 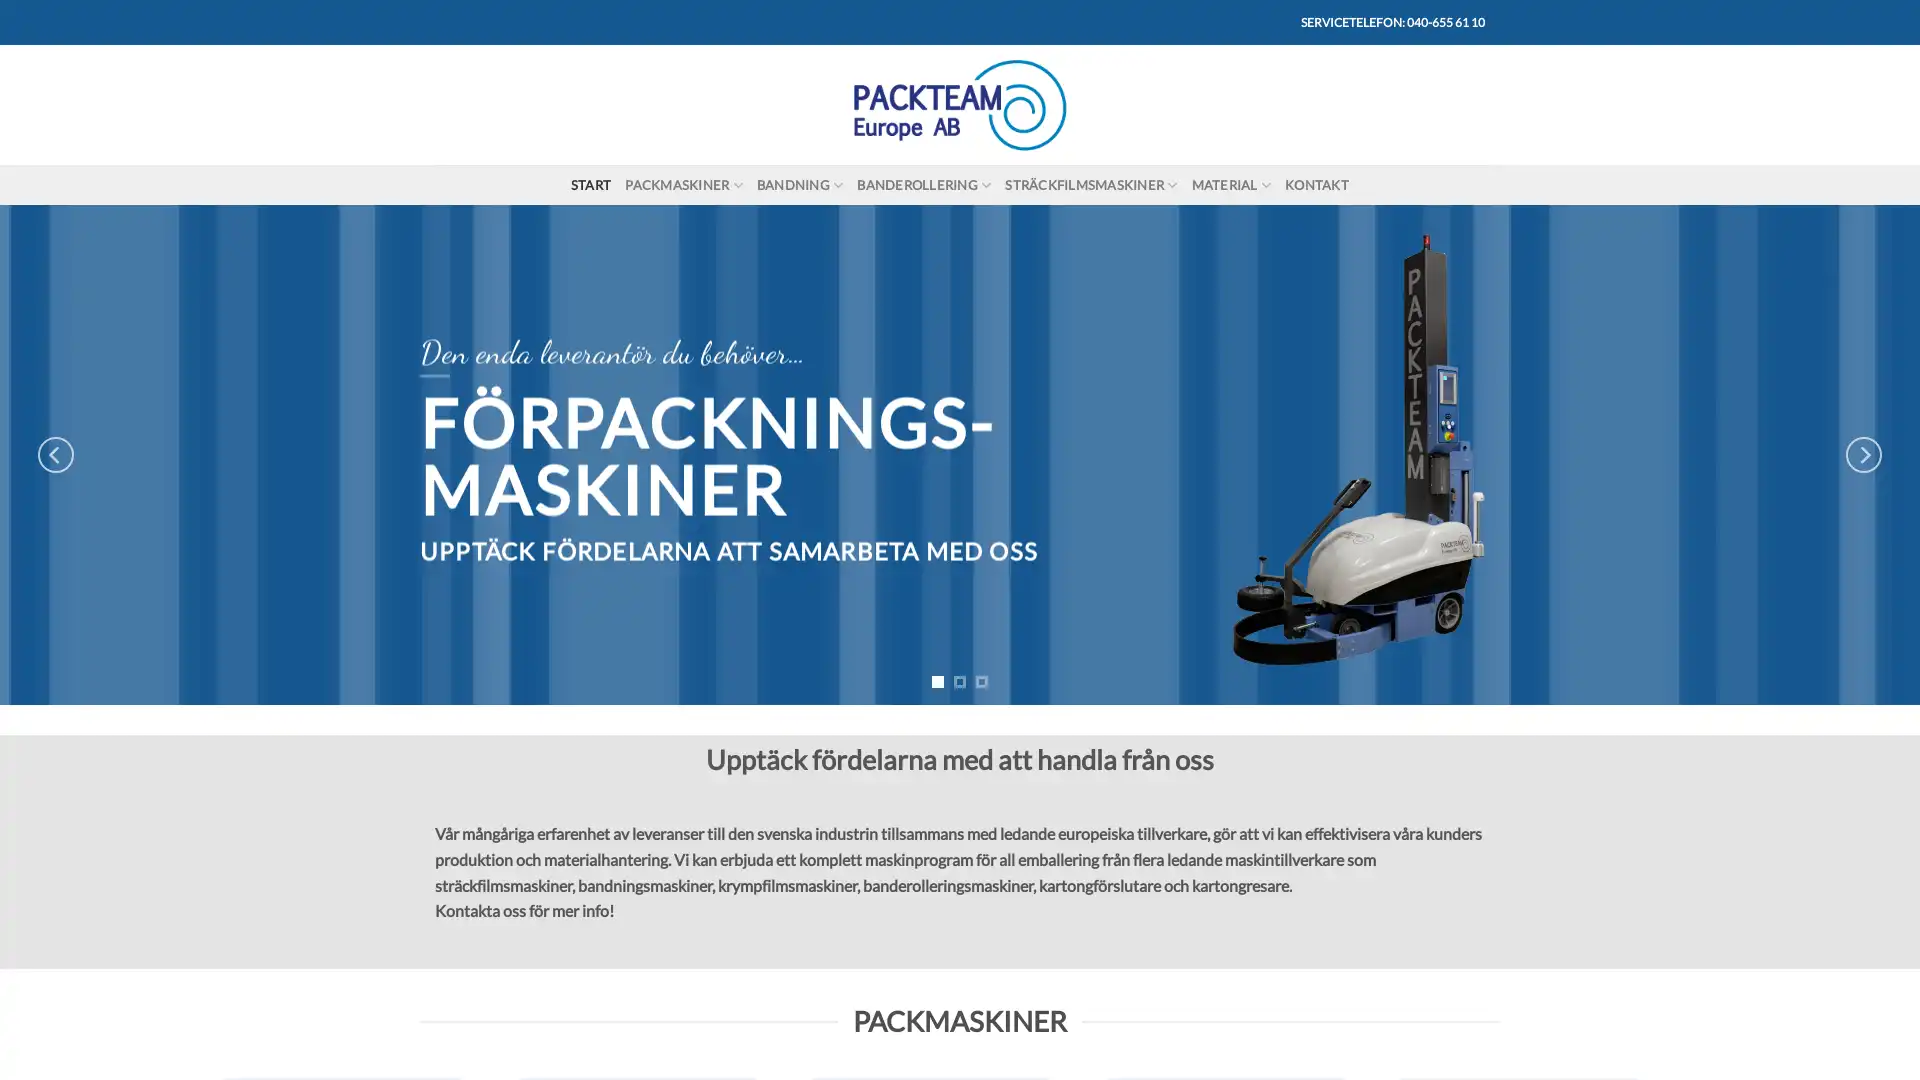 What do you see at coordinates (1861, 455) in the screenshot?
I see `Next` at bounding box center [1861, 455].